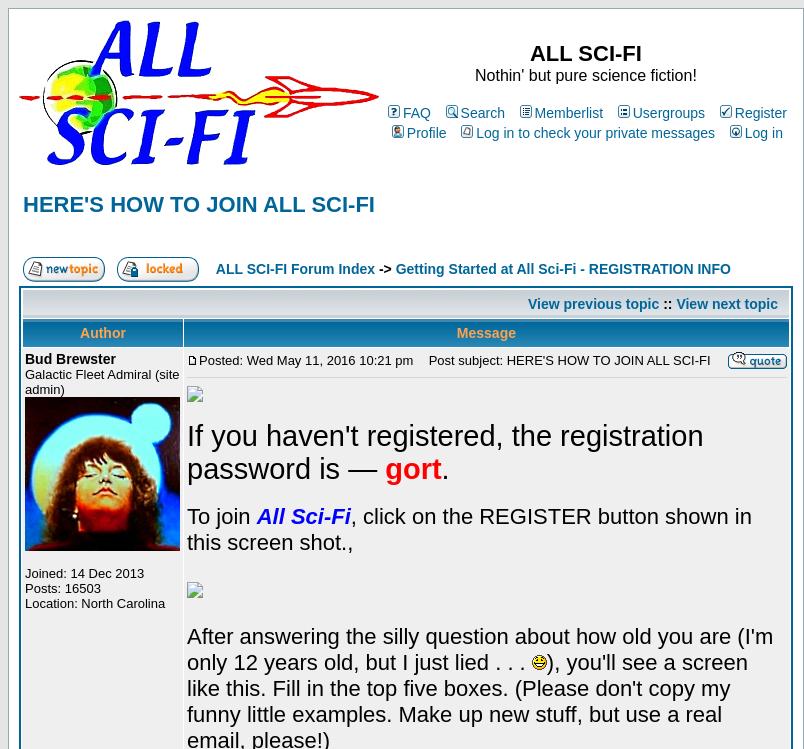 The image size is (804, 749). What do you see at coordinates (417, 359) in the screenshot?
I see `'Post subject: HERE'S HOW TO JOIN ALL SCI-FI'` at bounding box center [417, 359].